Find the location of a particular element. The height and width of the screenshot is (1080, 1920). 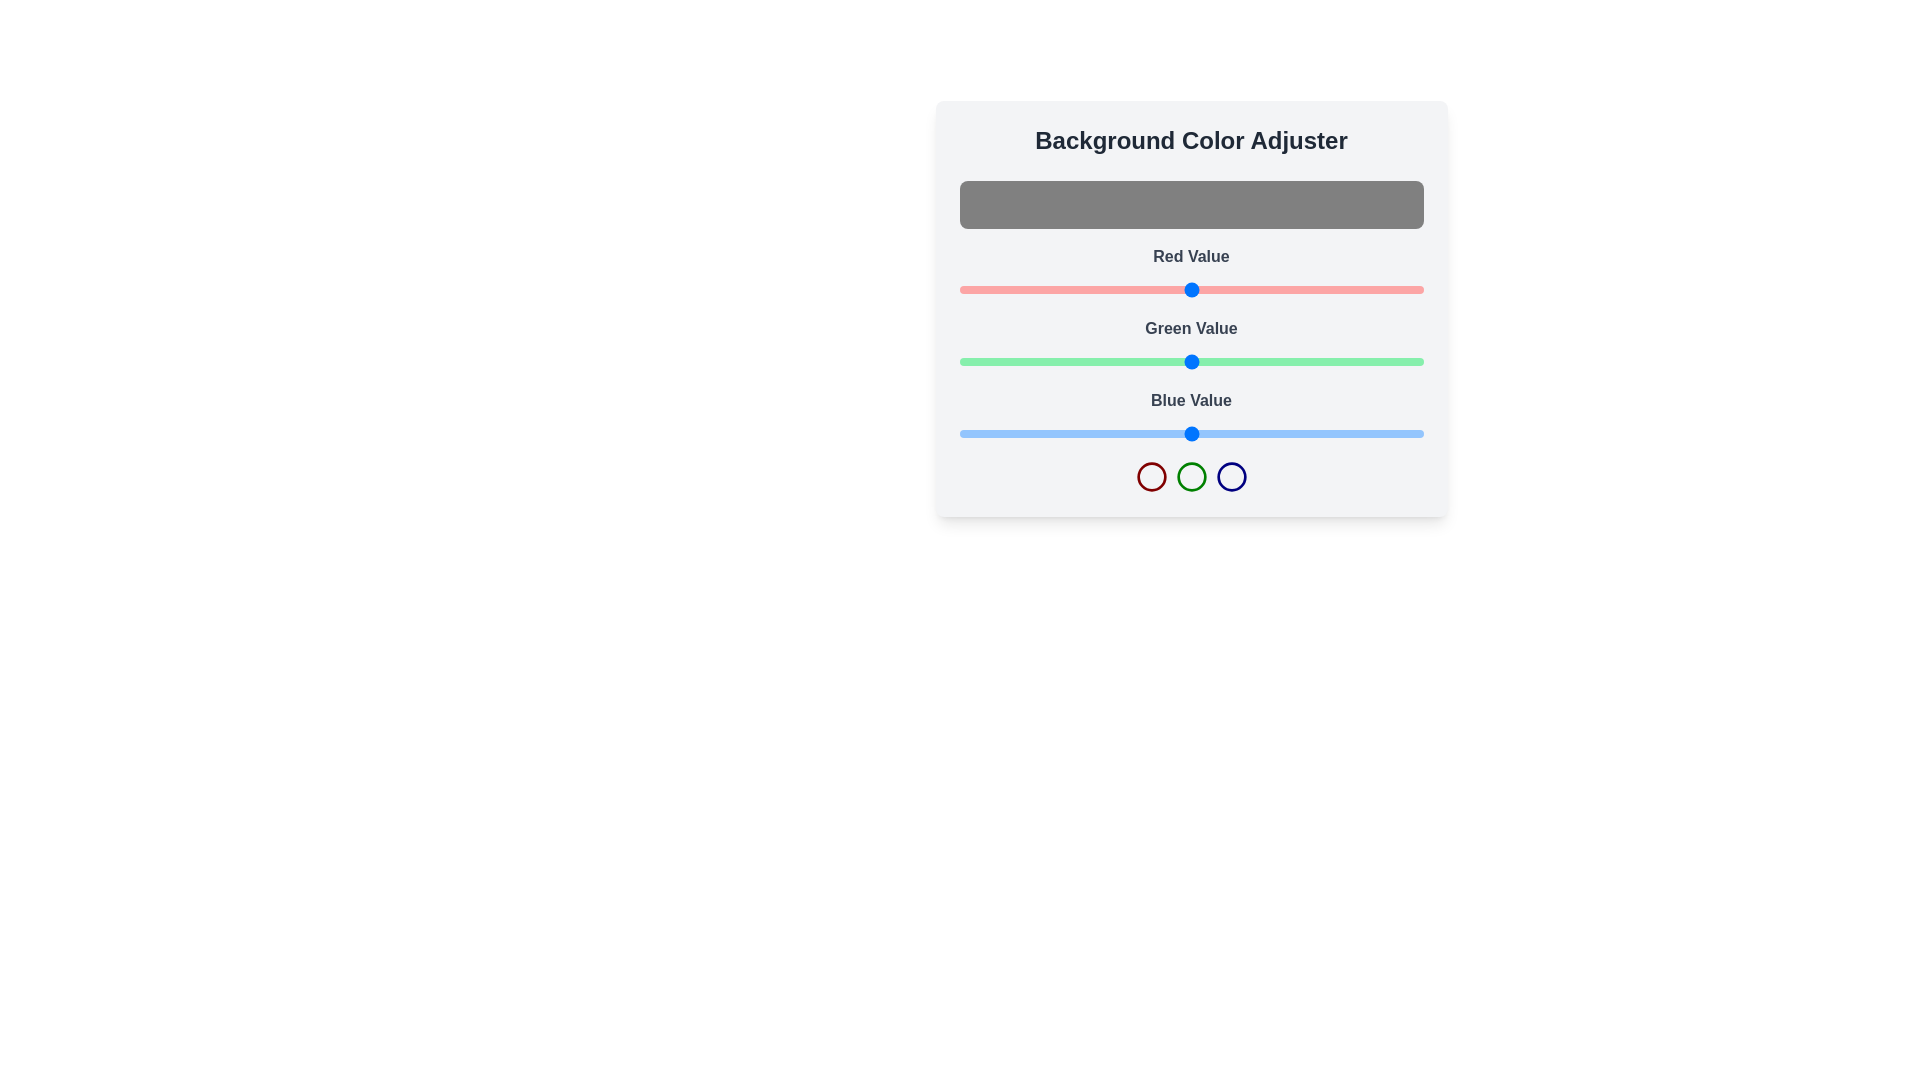

the red color slider to set the red component to 178 is located at coordinates (1283, 289).